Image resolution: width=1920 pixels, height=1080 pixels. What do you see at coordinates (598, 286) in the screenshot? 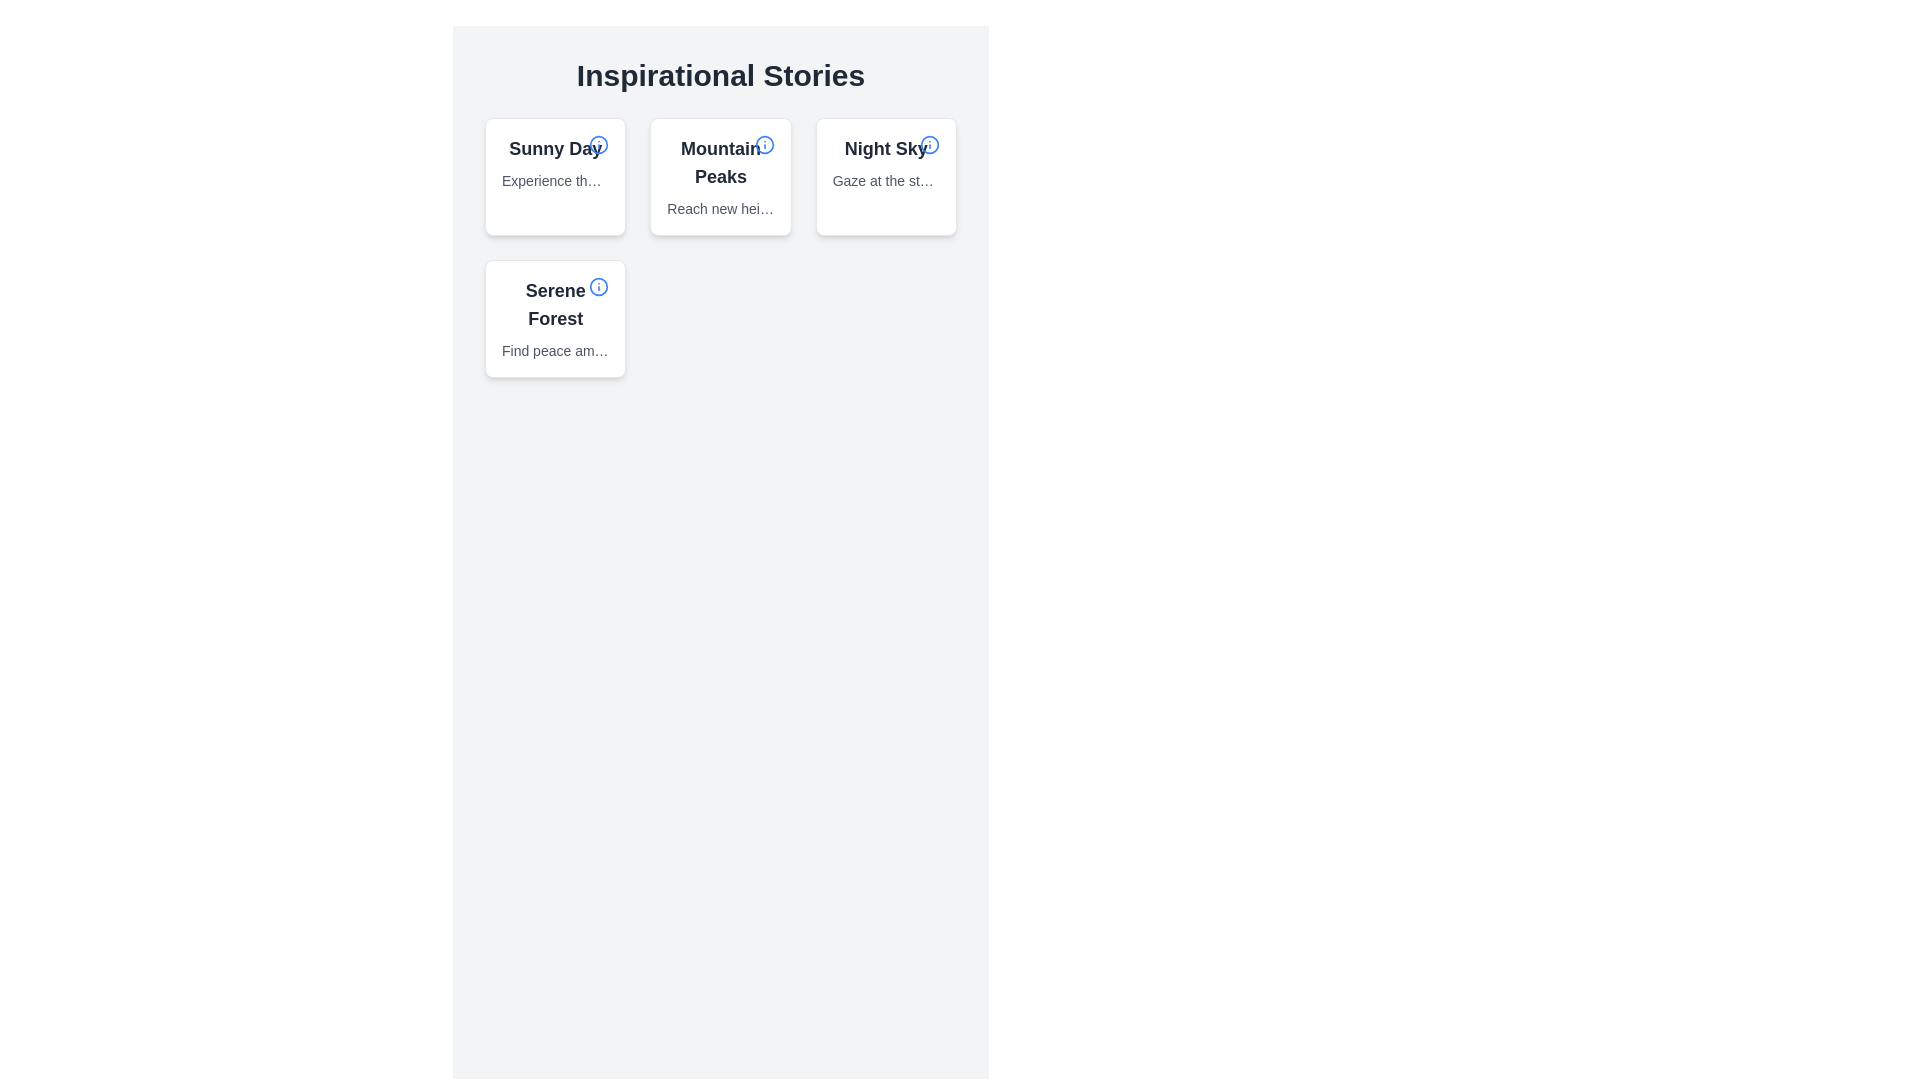
I see `the information icon located at the top-right corner of the 'Serene Forest' card` at bounding box center [598, 286].